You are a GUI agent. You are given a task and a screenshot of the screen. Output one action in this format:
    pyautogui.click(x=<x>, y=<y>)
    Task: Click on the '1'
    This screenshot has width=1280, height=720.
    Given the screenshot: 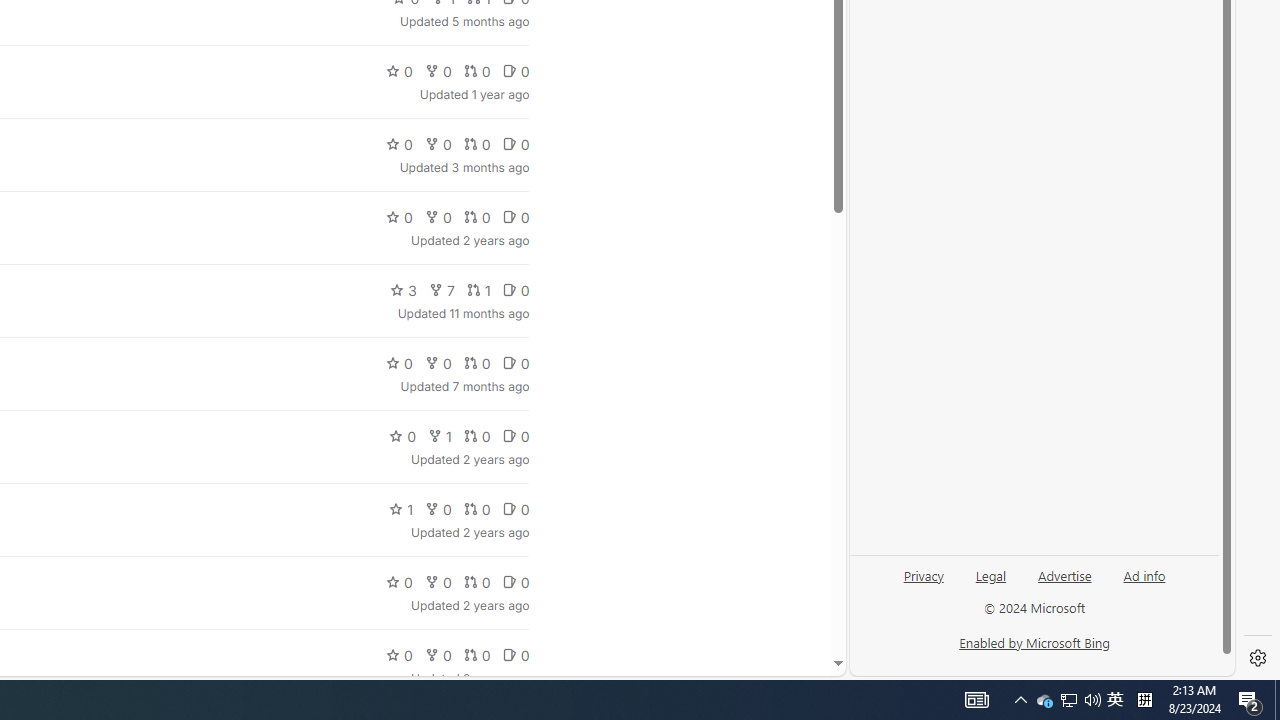 What is the action you would take?
    pyautogui.click(x=400, y=508)
    